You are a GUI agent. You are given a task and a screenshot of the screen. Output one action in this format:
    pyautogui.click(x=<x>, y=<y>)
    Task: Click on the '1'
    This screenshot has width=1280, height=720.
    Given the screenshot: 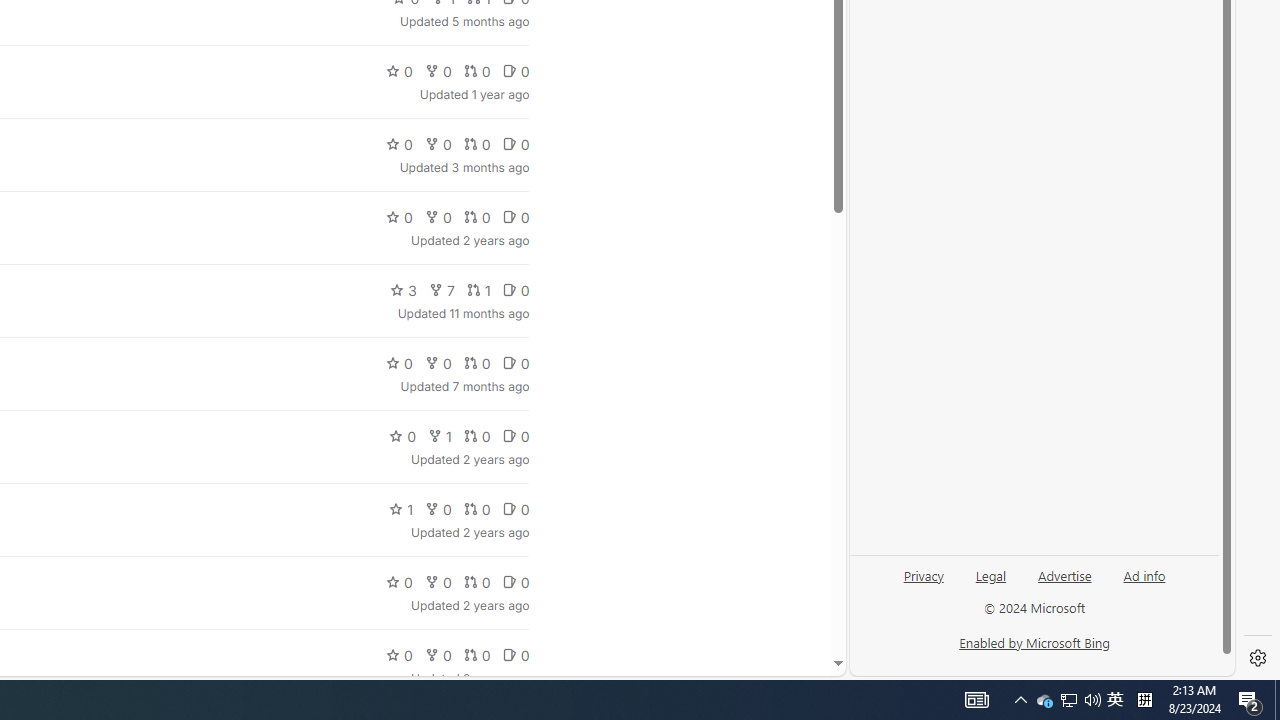 What is the action you would take?
    pyautogui.click(x=400, y=508)
    